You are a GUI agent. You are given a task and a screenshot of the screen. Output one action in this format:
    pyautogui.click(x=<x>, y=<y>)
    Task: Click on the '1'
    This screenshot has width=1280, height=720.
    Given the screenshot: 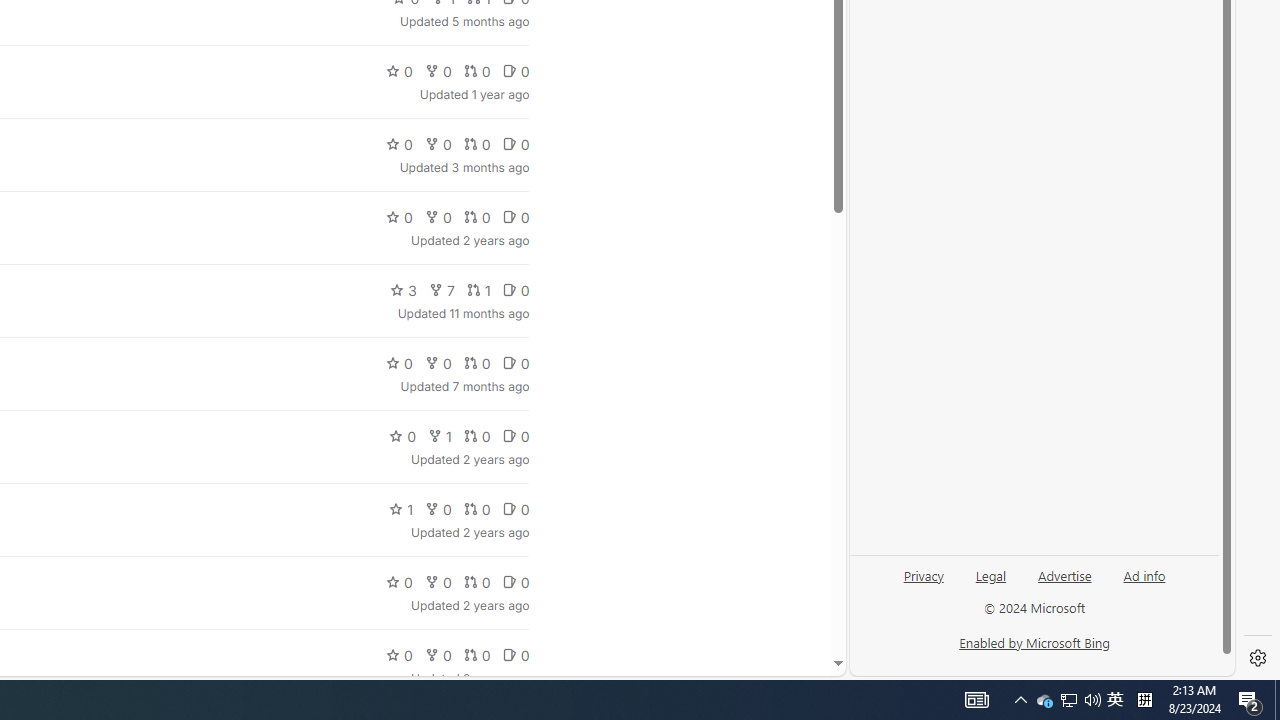 What is the action you would take?
    pyautogui.click(x=400, y=508)
    